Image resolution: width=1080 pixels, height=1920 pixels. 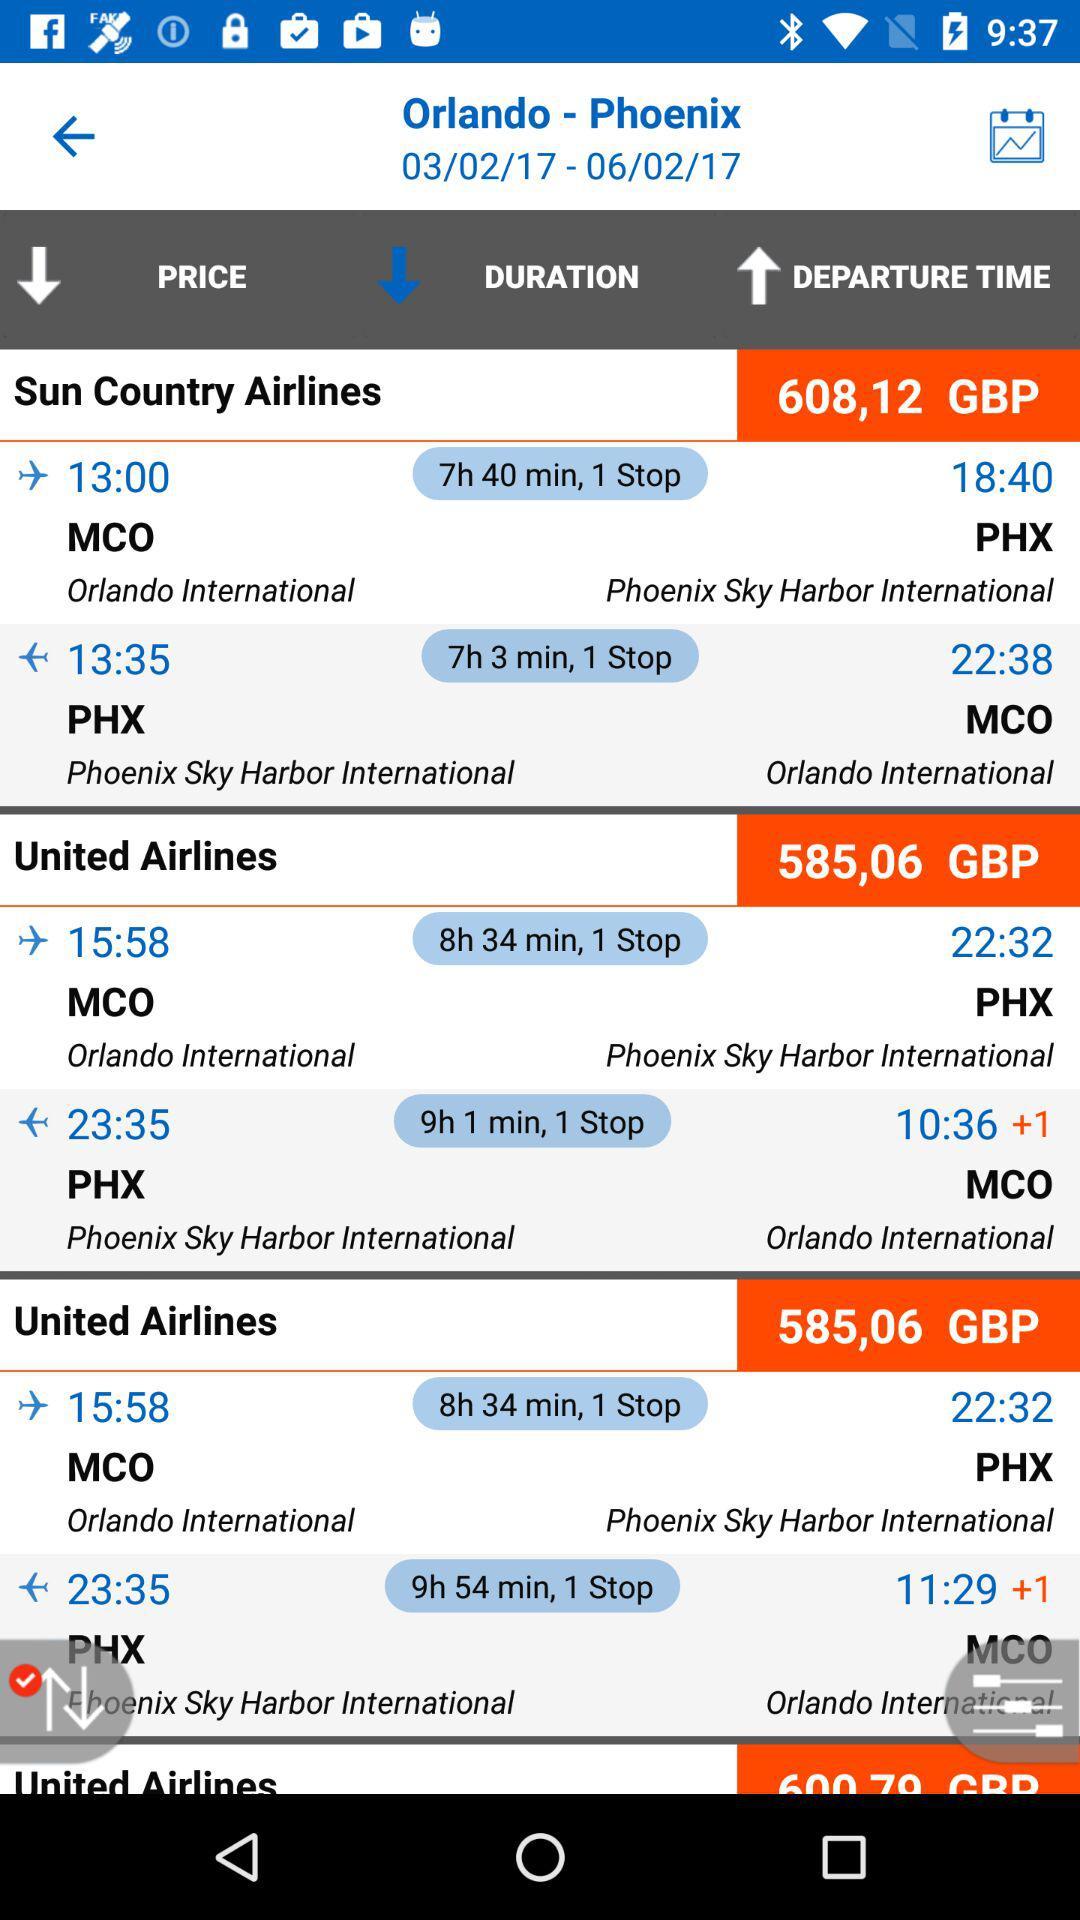 What do you see at coordinates (945, 1122) in the screenshot?
I see `the item above mco icon` at bounding box center [945, 1122].